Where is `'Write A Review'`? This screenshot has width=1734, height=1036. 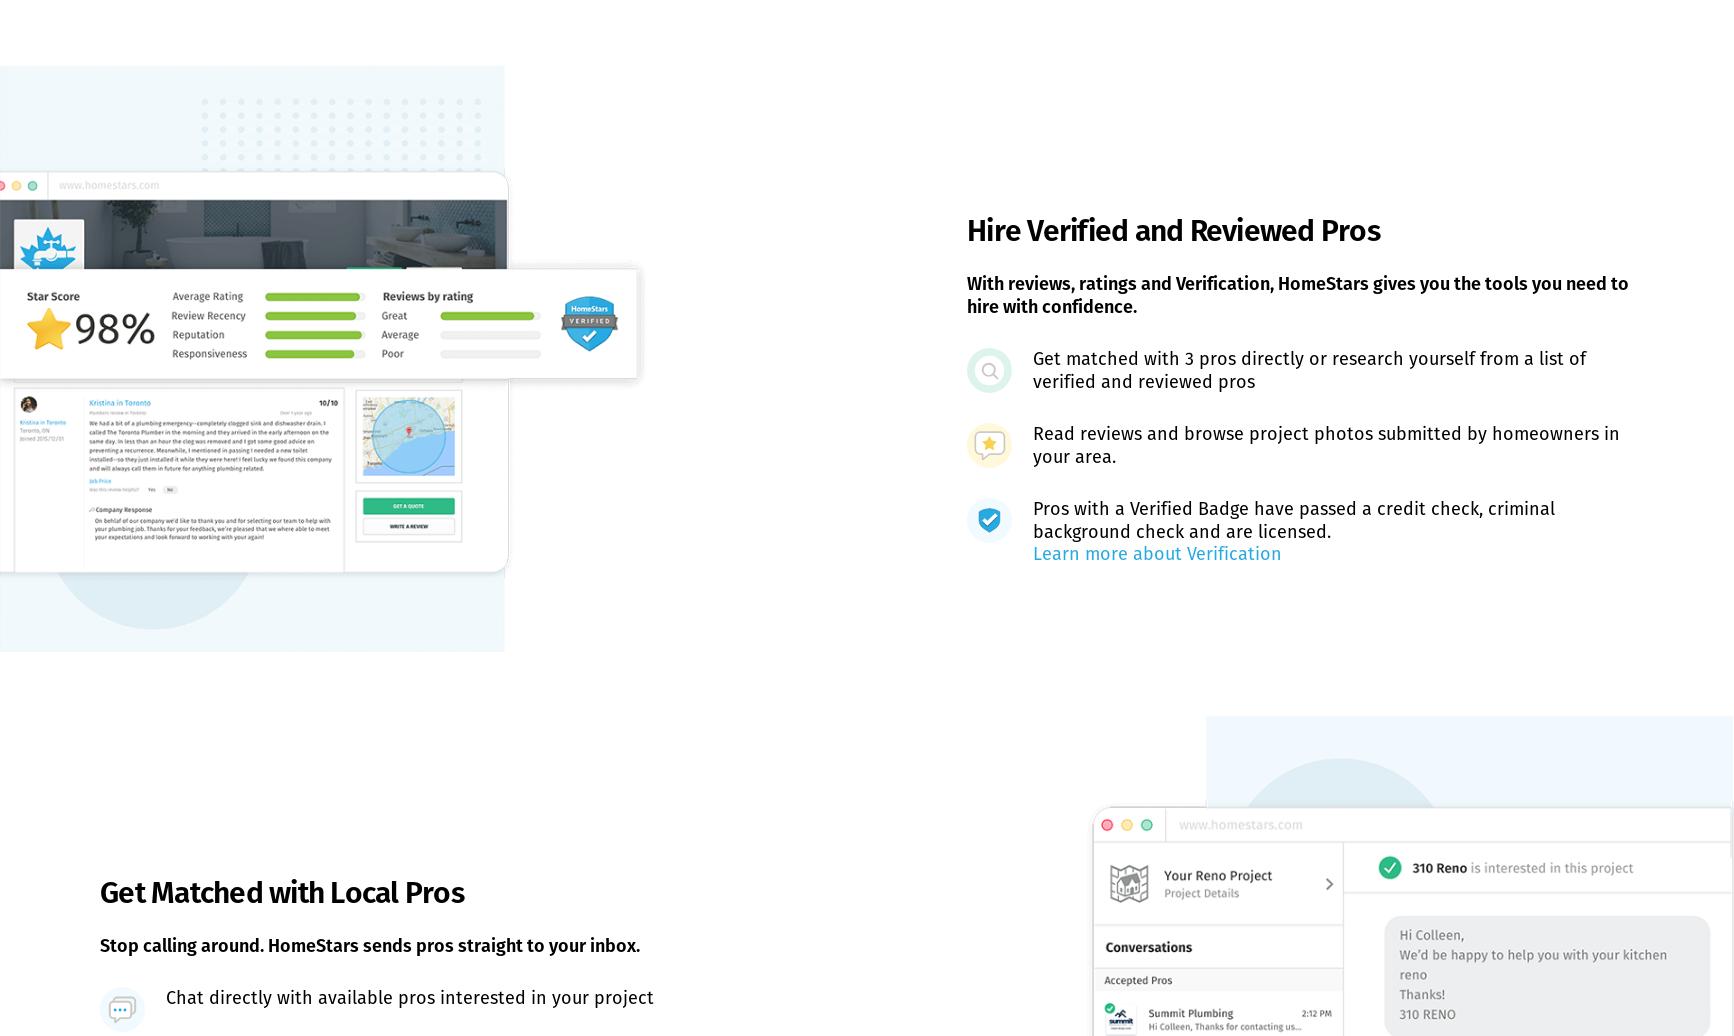 'Write A Review' is located at coordinates (258, 743).